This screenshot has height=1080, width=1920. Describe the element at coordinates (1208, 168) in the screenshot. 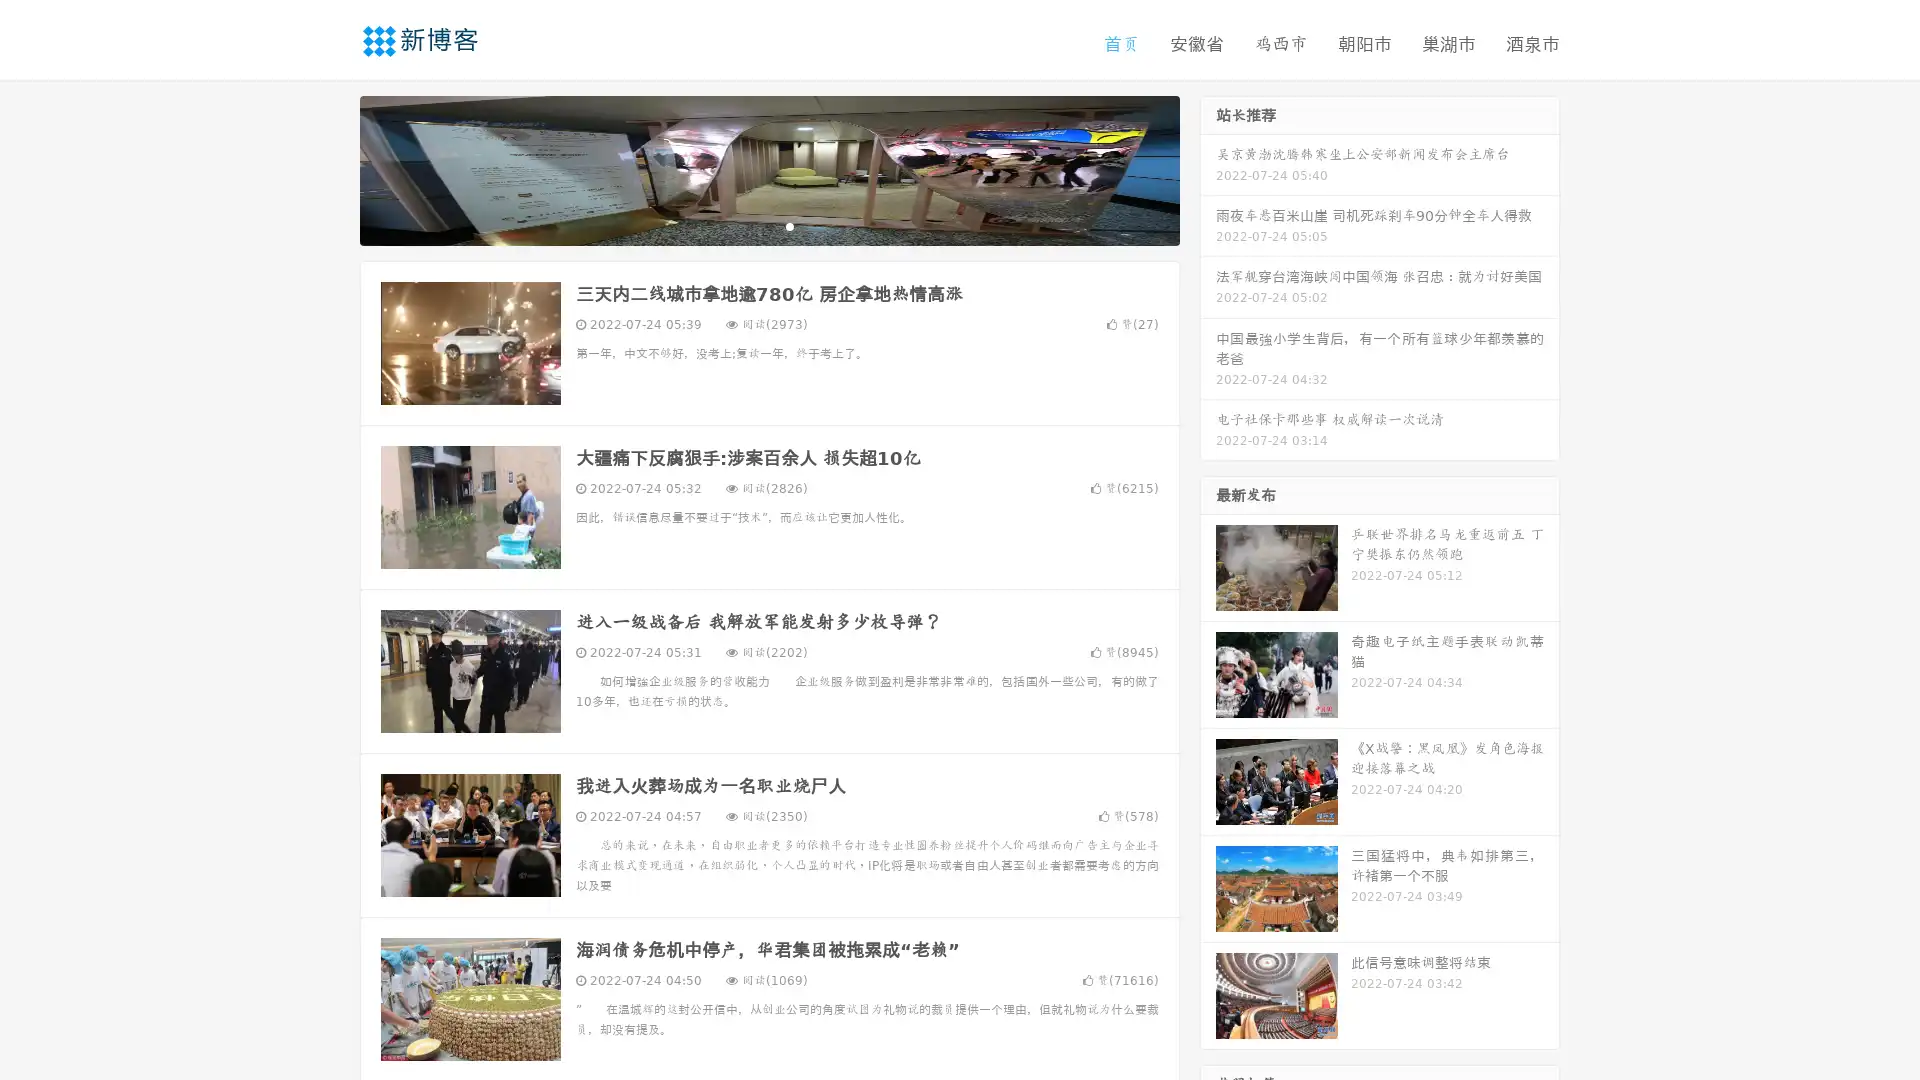

I see `Next slide` at that location.